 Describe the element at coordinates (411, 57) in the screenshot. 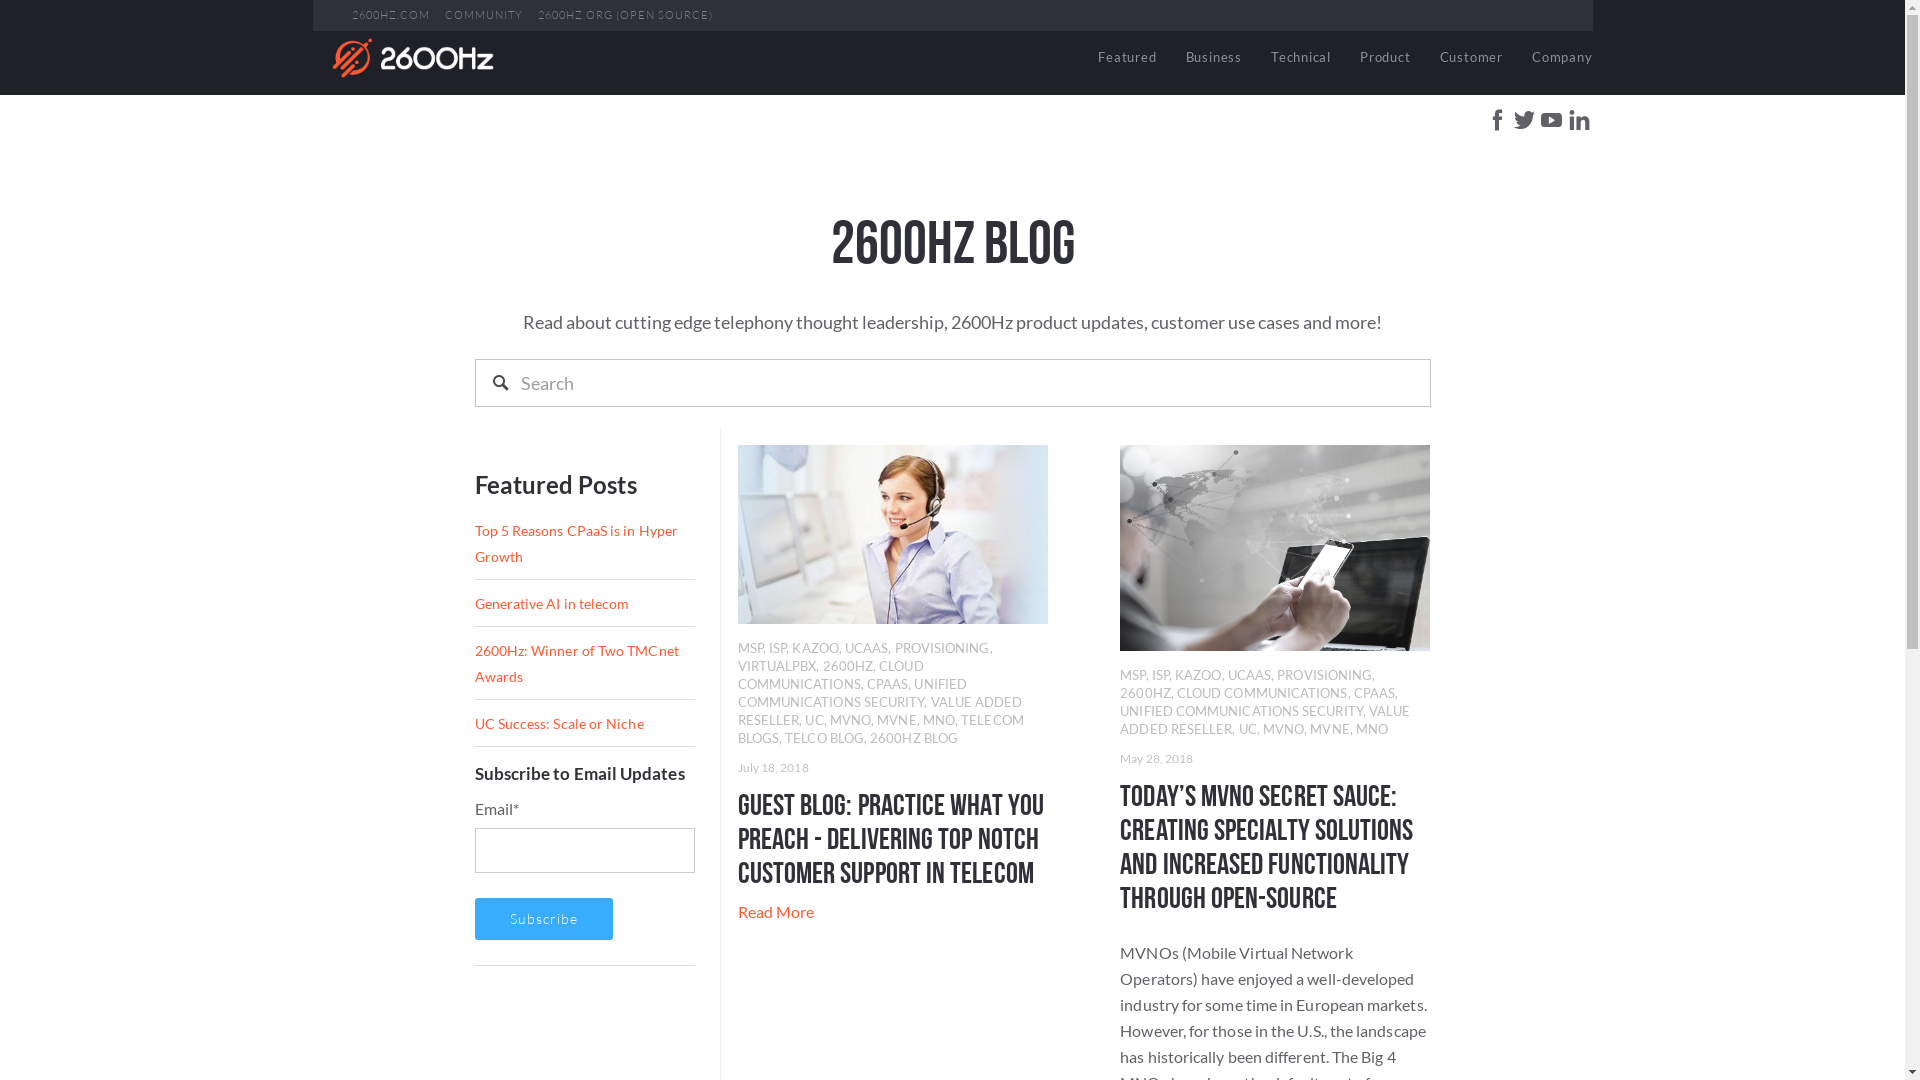

I see `'2600Hz Blog'` at that location.